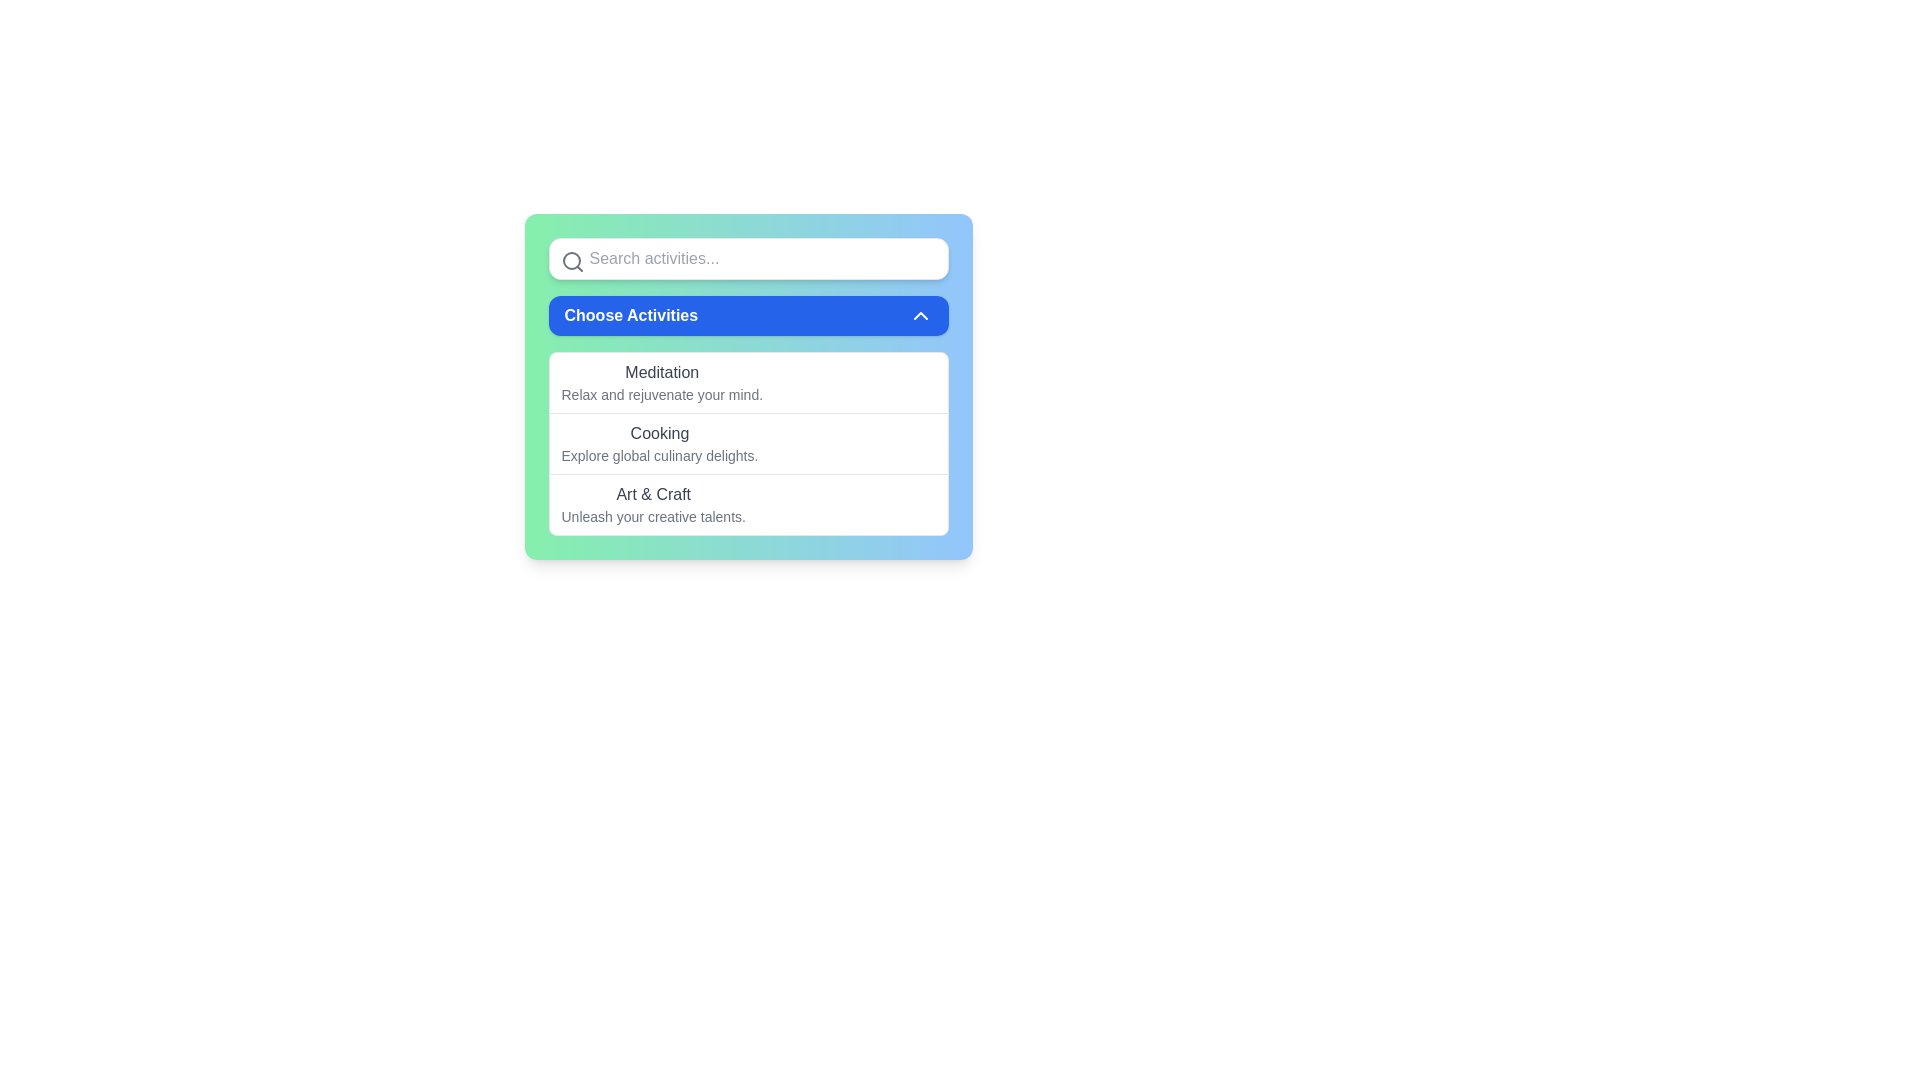 The image size is (1920, 1080). What do you see at coordinates (747, 315) in the screenshot?
I see `the blue rectangular button labeled 'Choose Activities' located below the search field` at bounding box center [747, 315].